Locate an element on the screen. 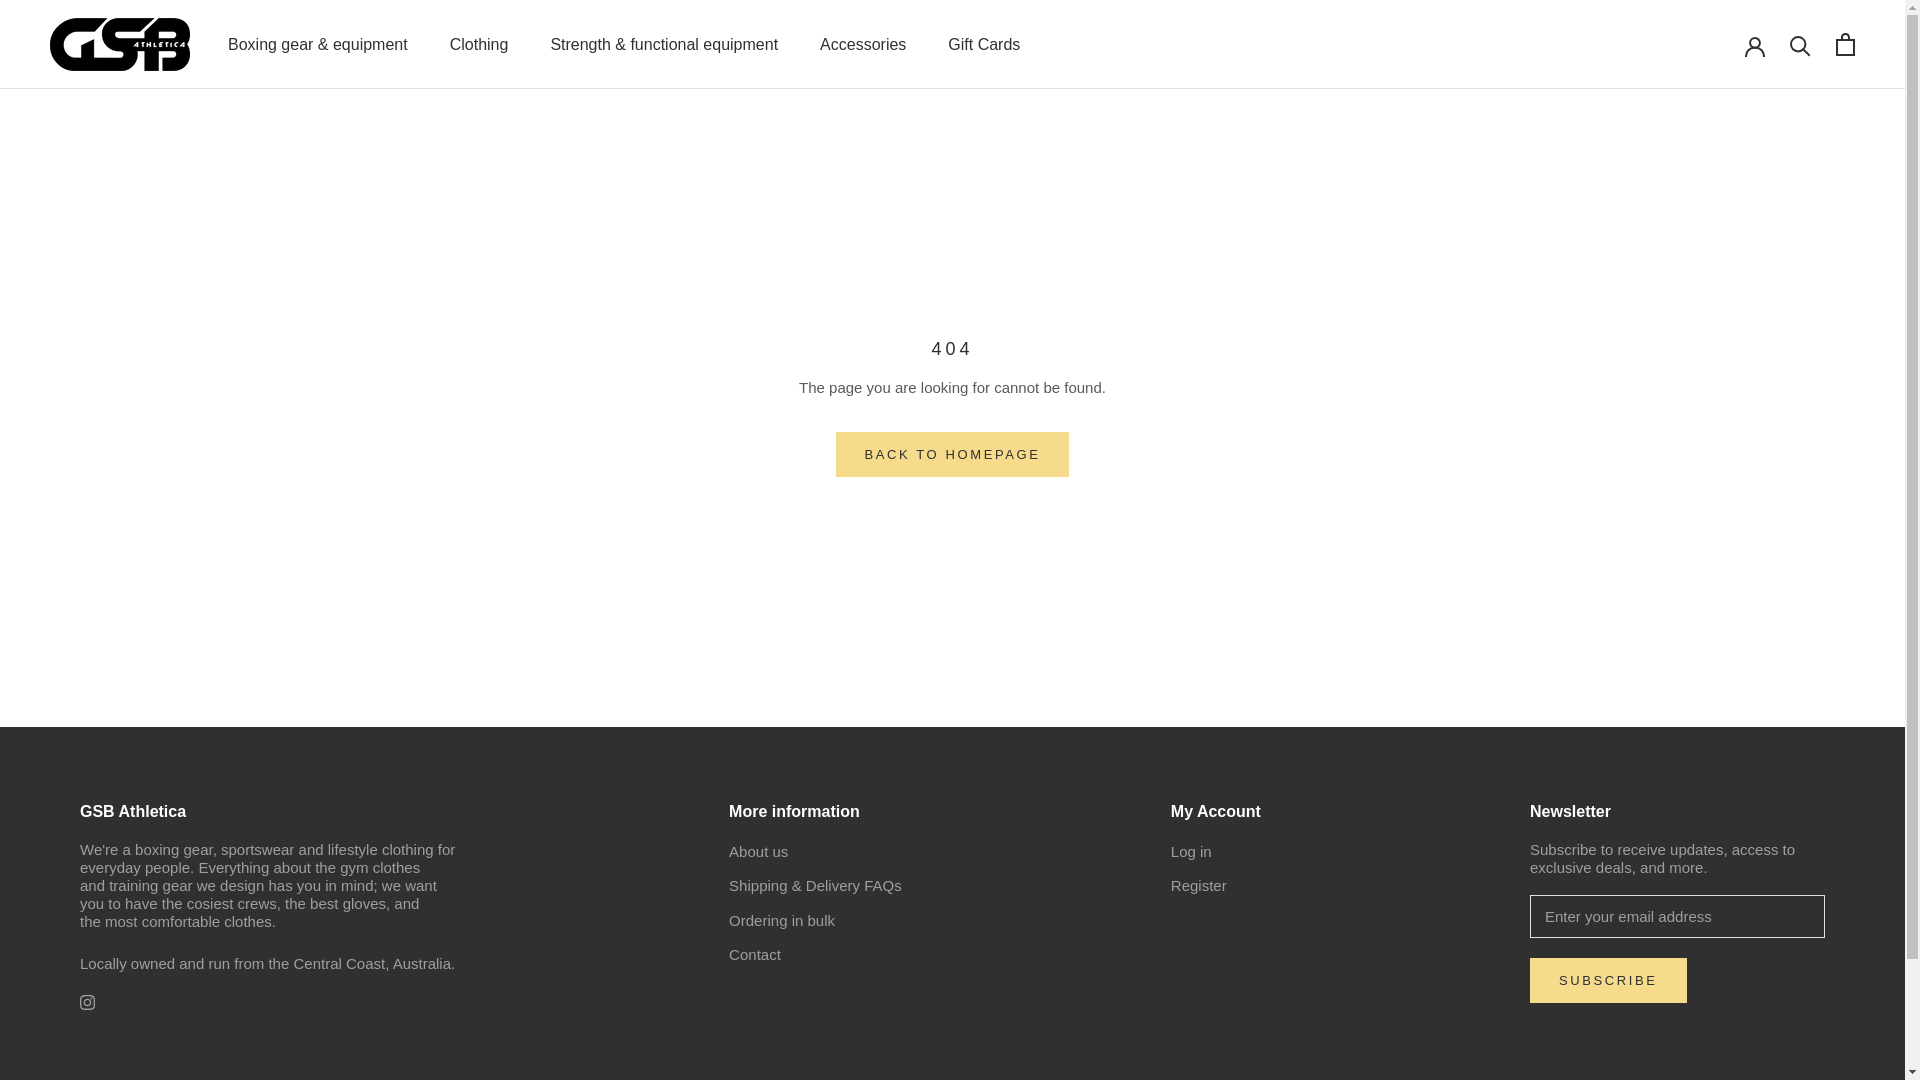 The height and width of the screenshot is (1080, 1920). 'Boxing gear & equipment is located at coordinates (316, 44).